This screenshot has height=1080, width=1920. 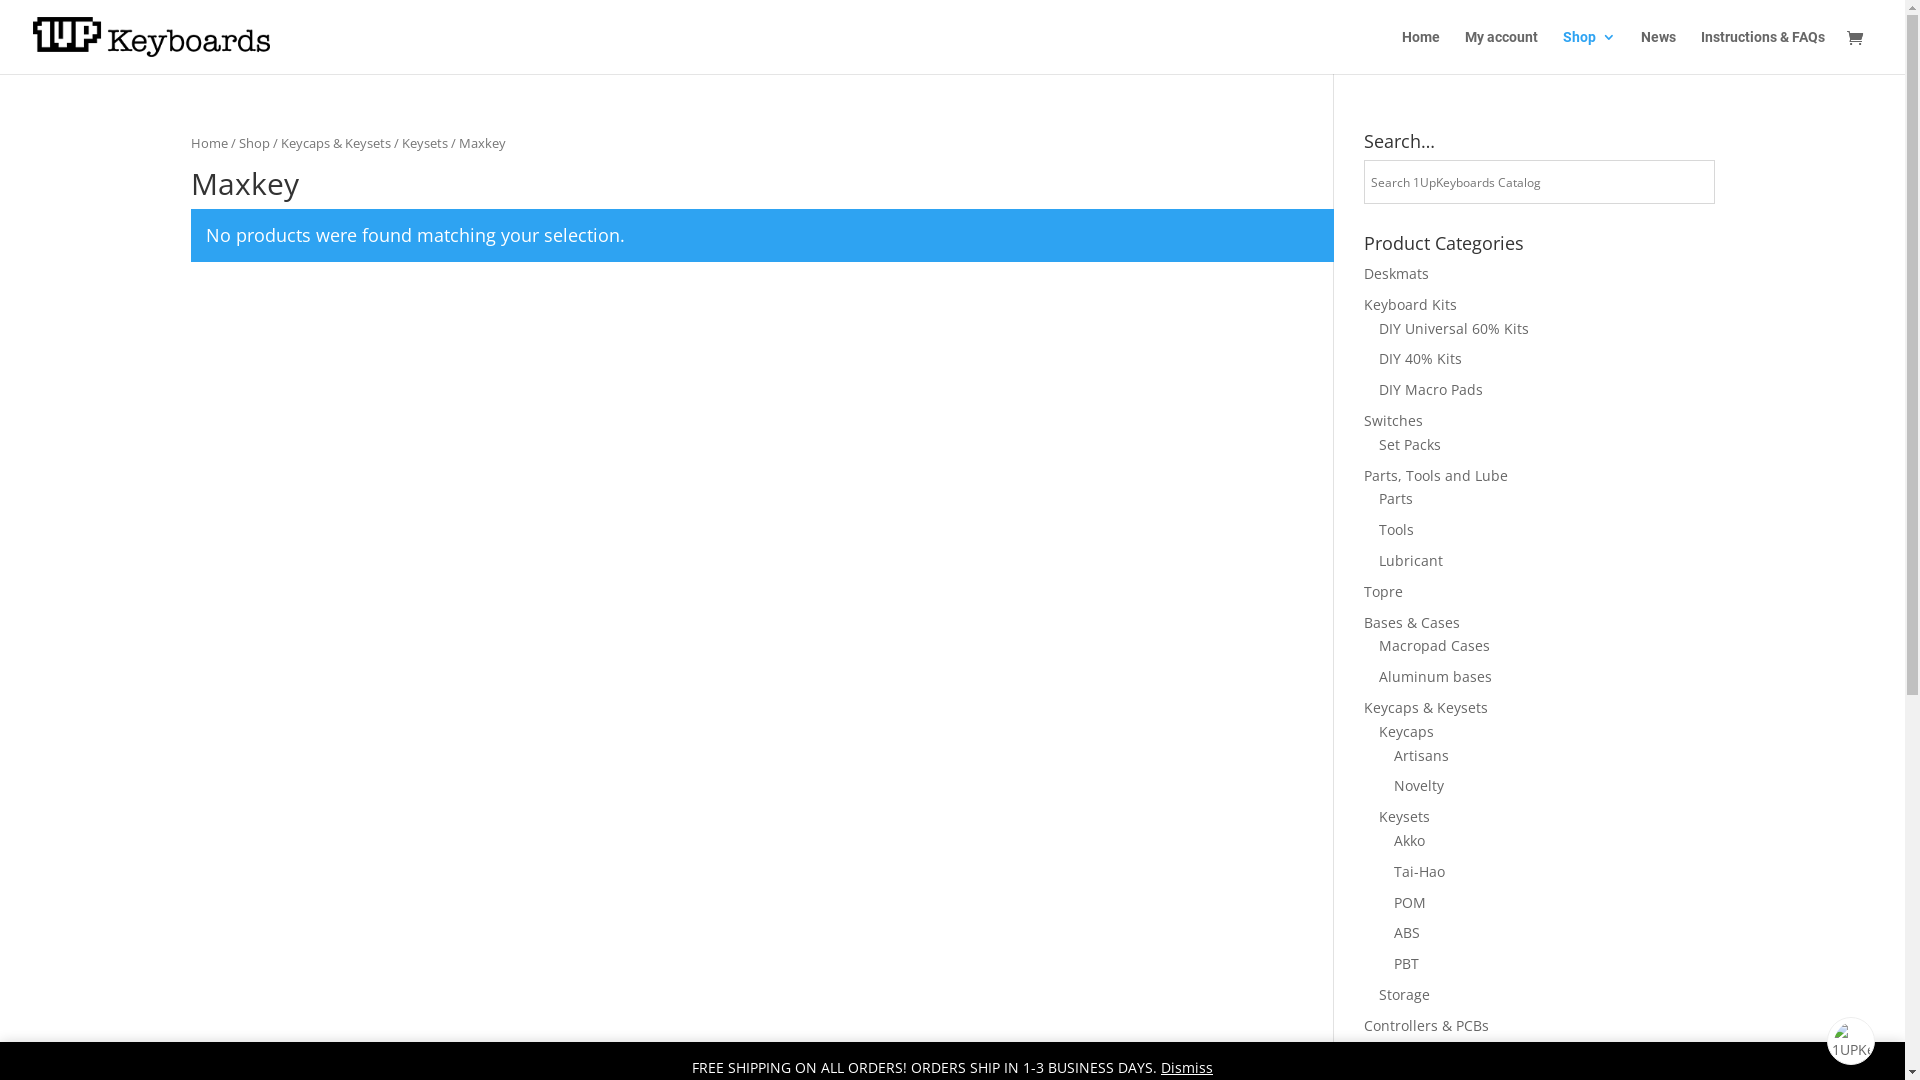 I want to click on 'Aluminum bases', so click(x=1376, y=675).